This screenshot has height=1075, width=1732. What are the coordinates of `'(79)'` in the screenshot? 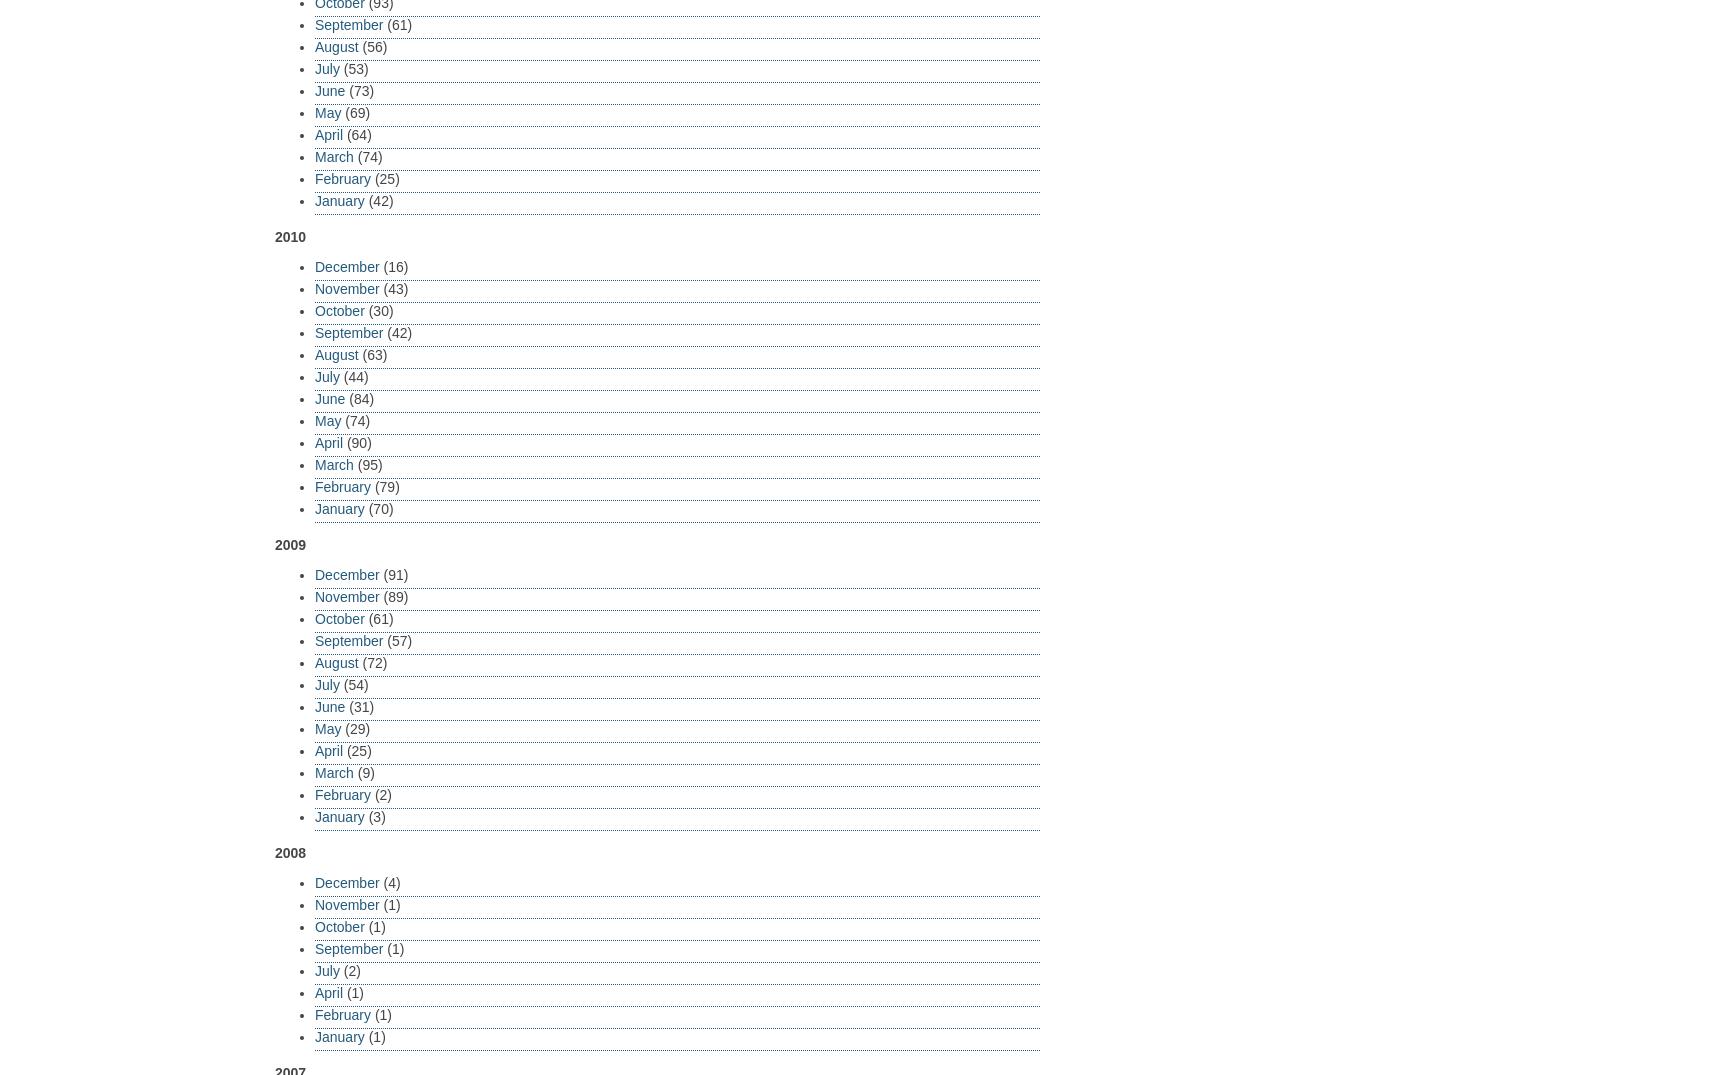 It's located at (369, 486).